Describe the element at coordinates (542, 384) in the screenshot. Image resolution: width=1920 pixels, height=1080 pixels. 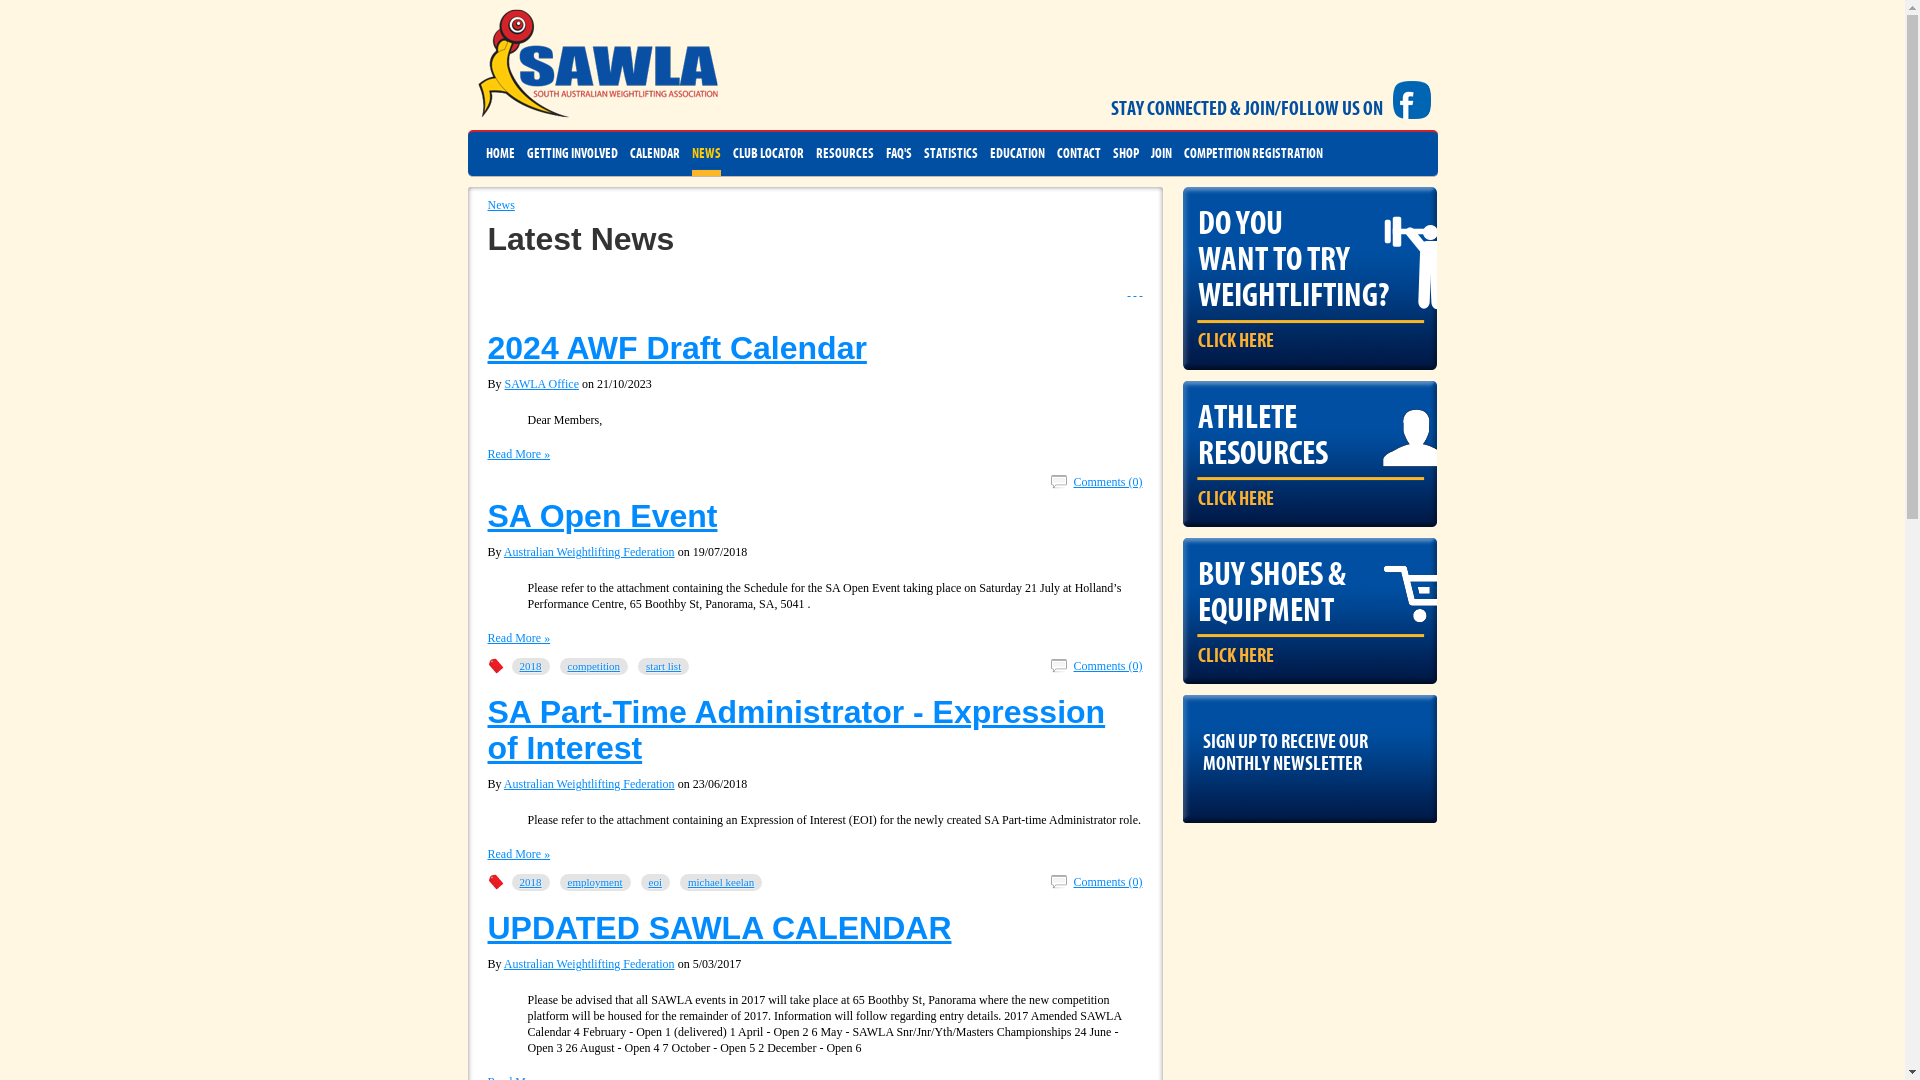
I see `'SAWLA Office'` at that location.